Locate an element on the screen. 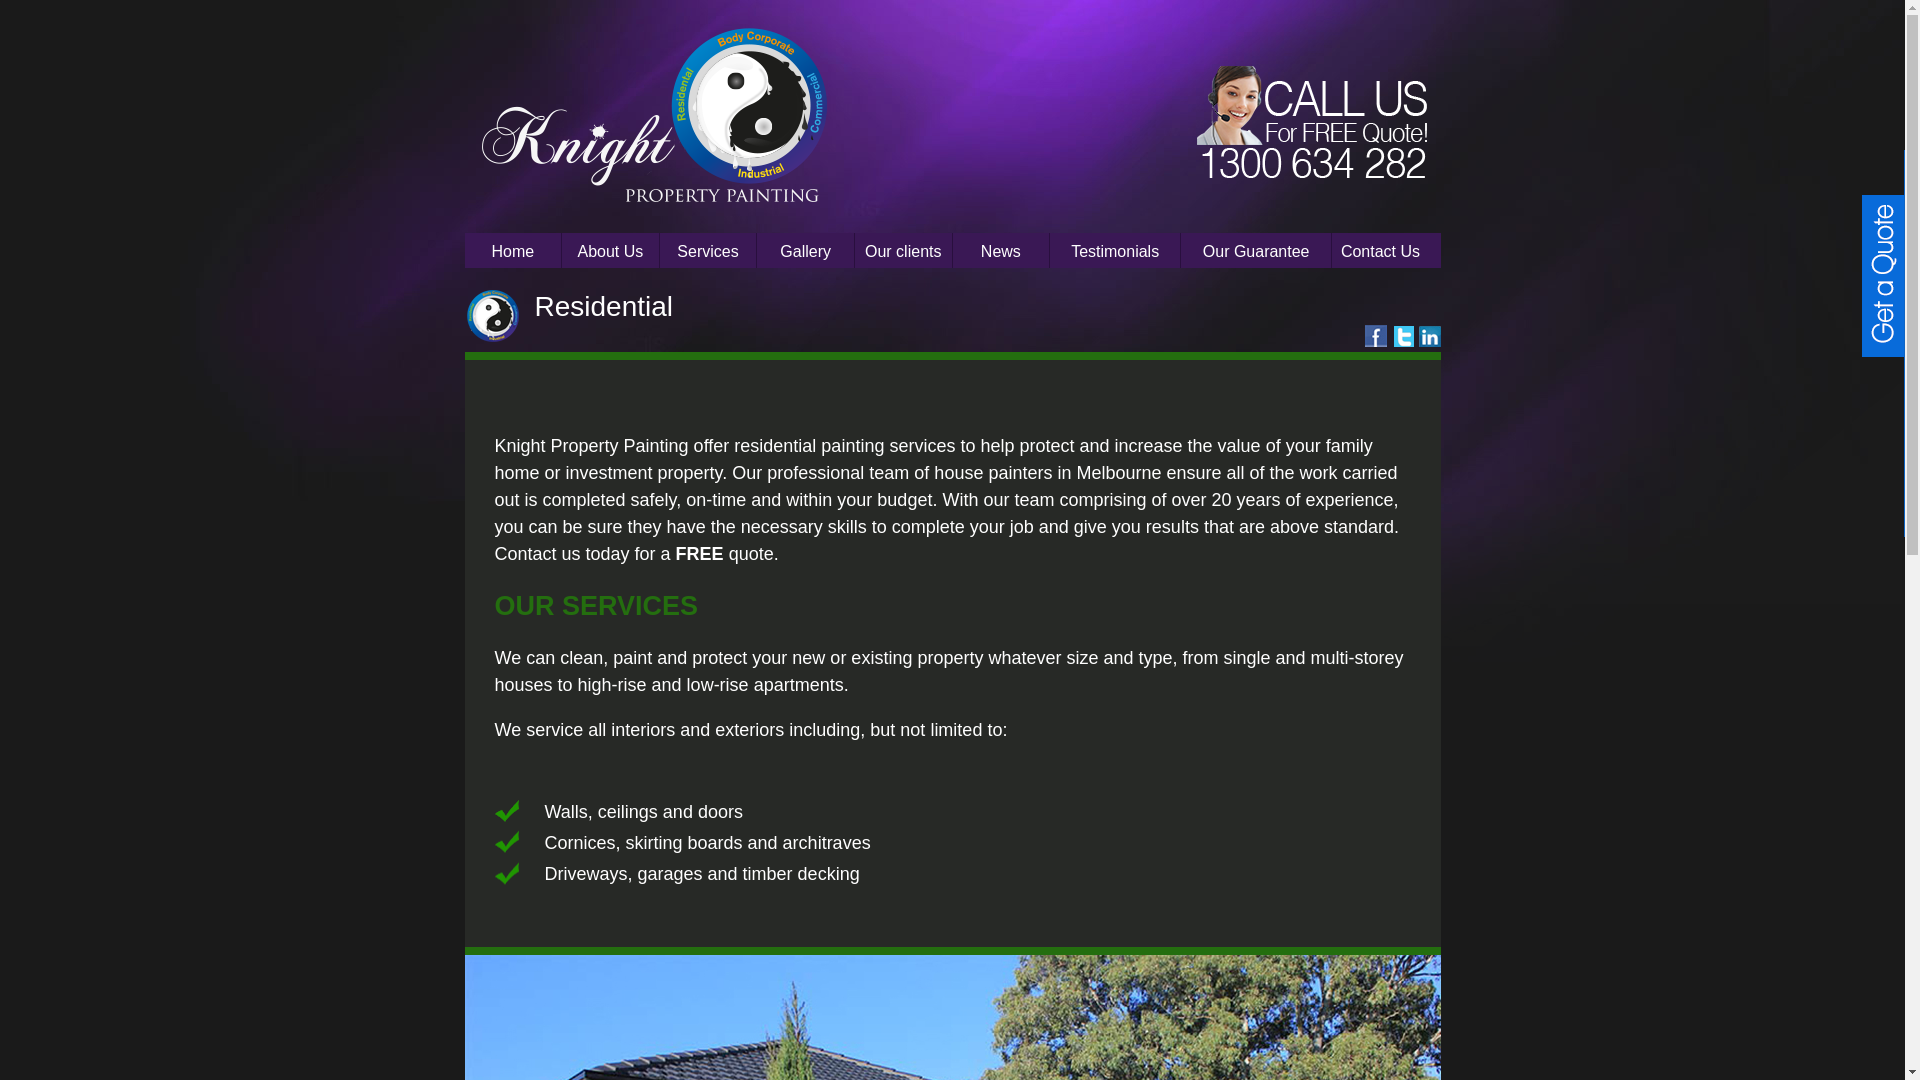  'Home' is located at coordinates (463, 250).